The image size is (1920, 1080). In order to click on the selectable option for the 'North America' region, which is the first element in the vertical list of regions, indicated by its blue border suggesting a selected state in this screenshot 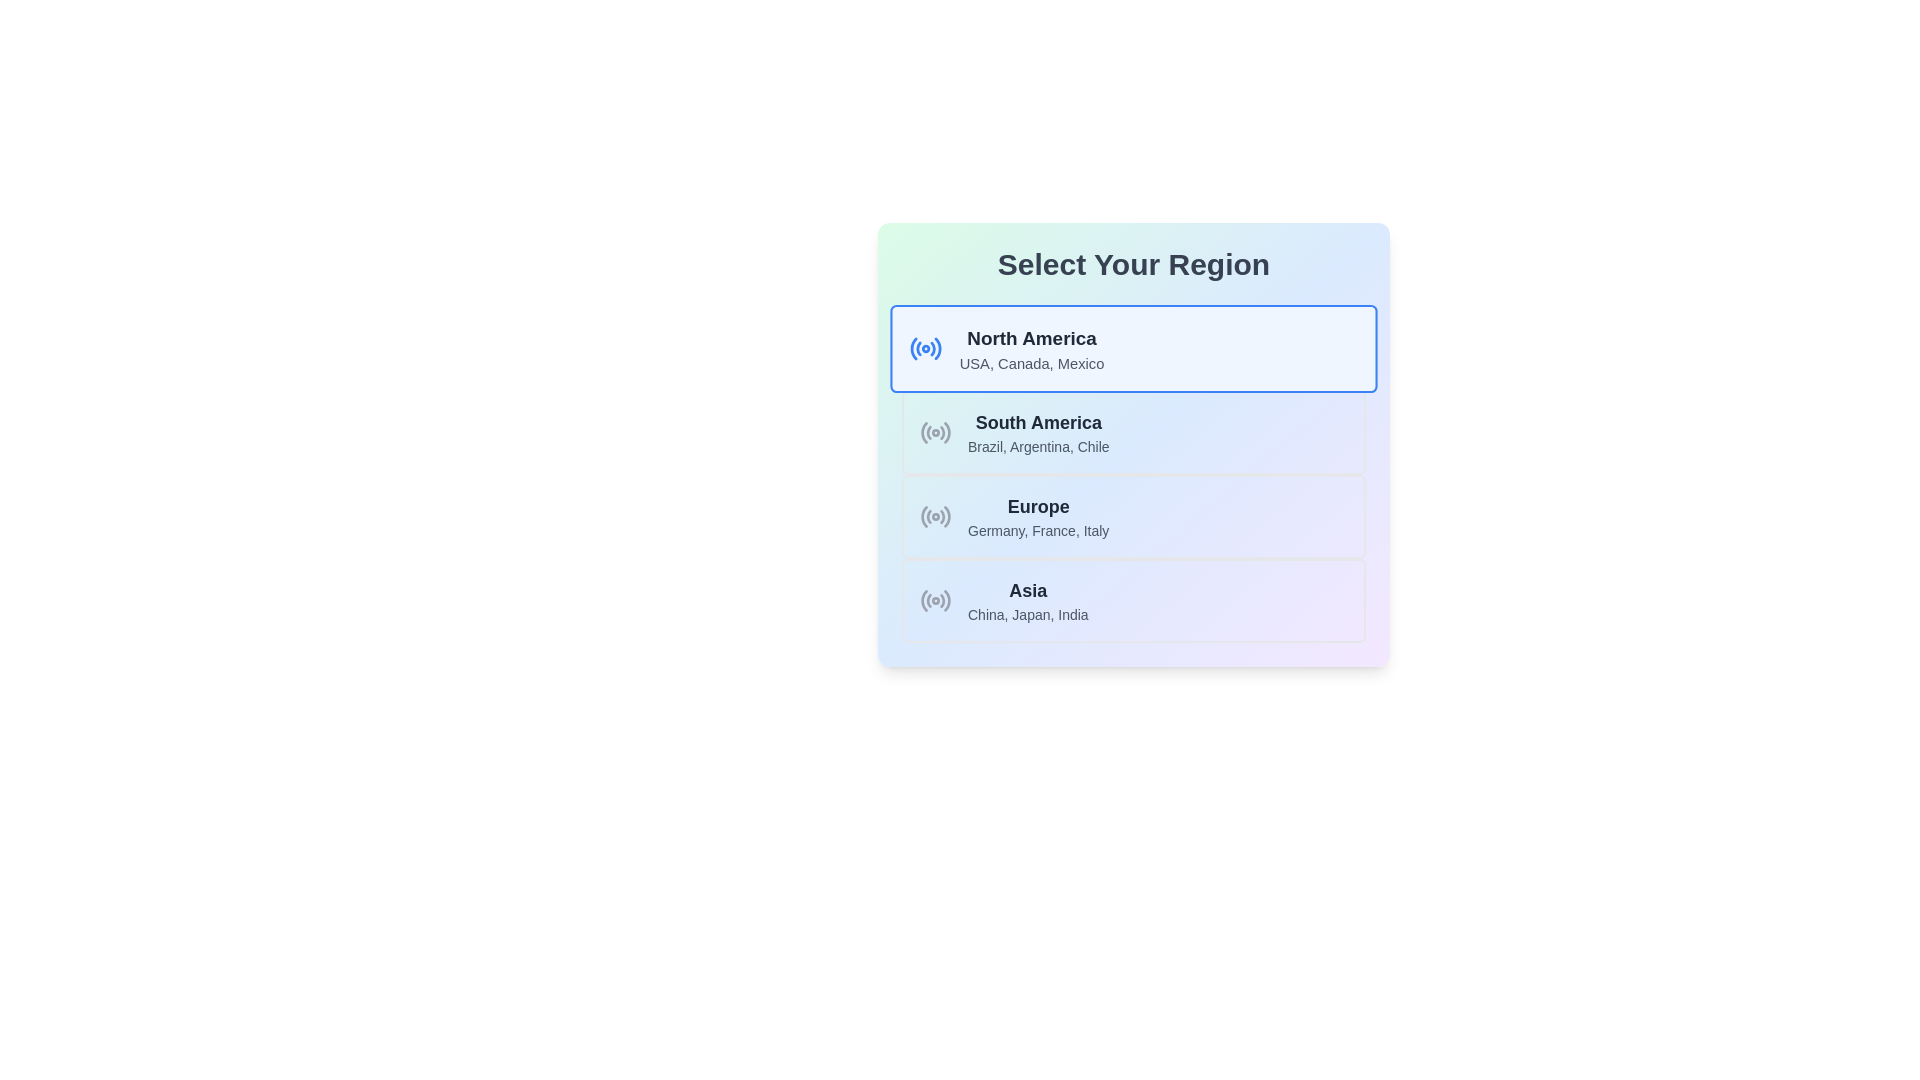, I will do `click(1032, 347)`.